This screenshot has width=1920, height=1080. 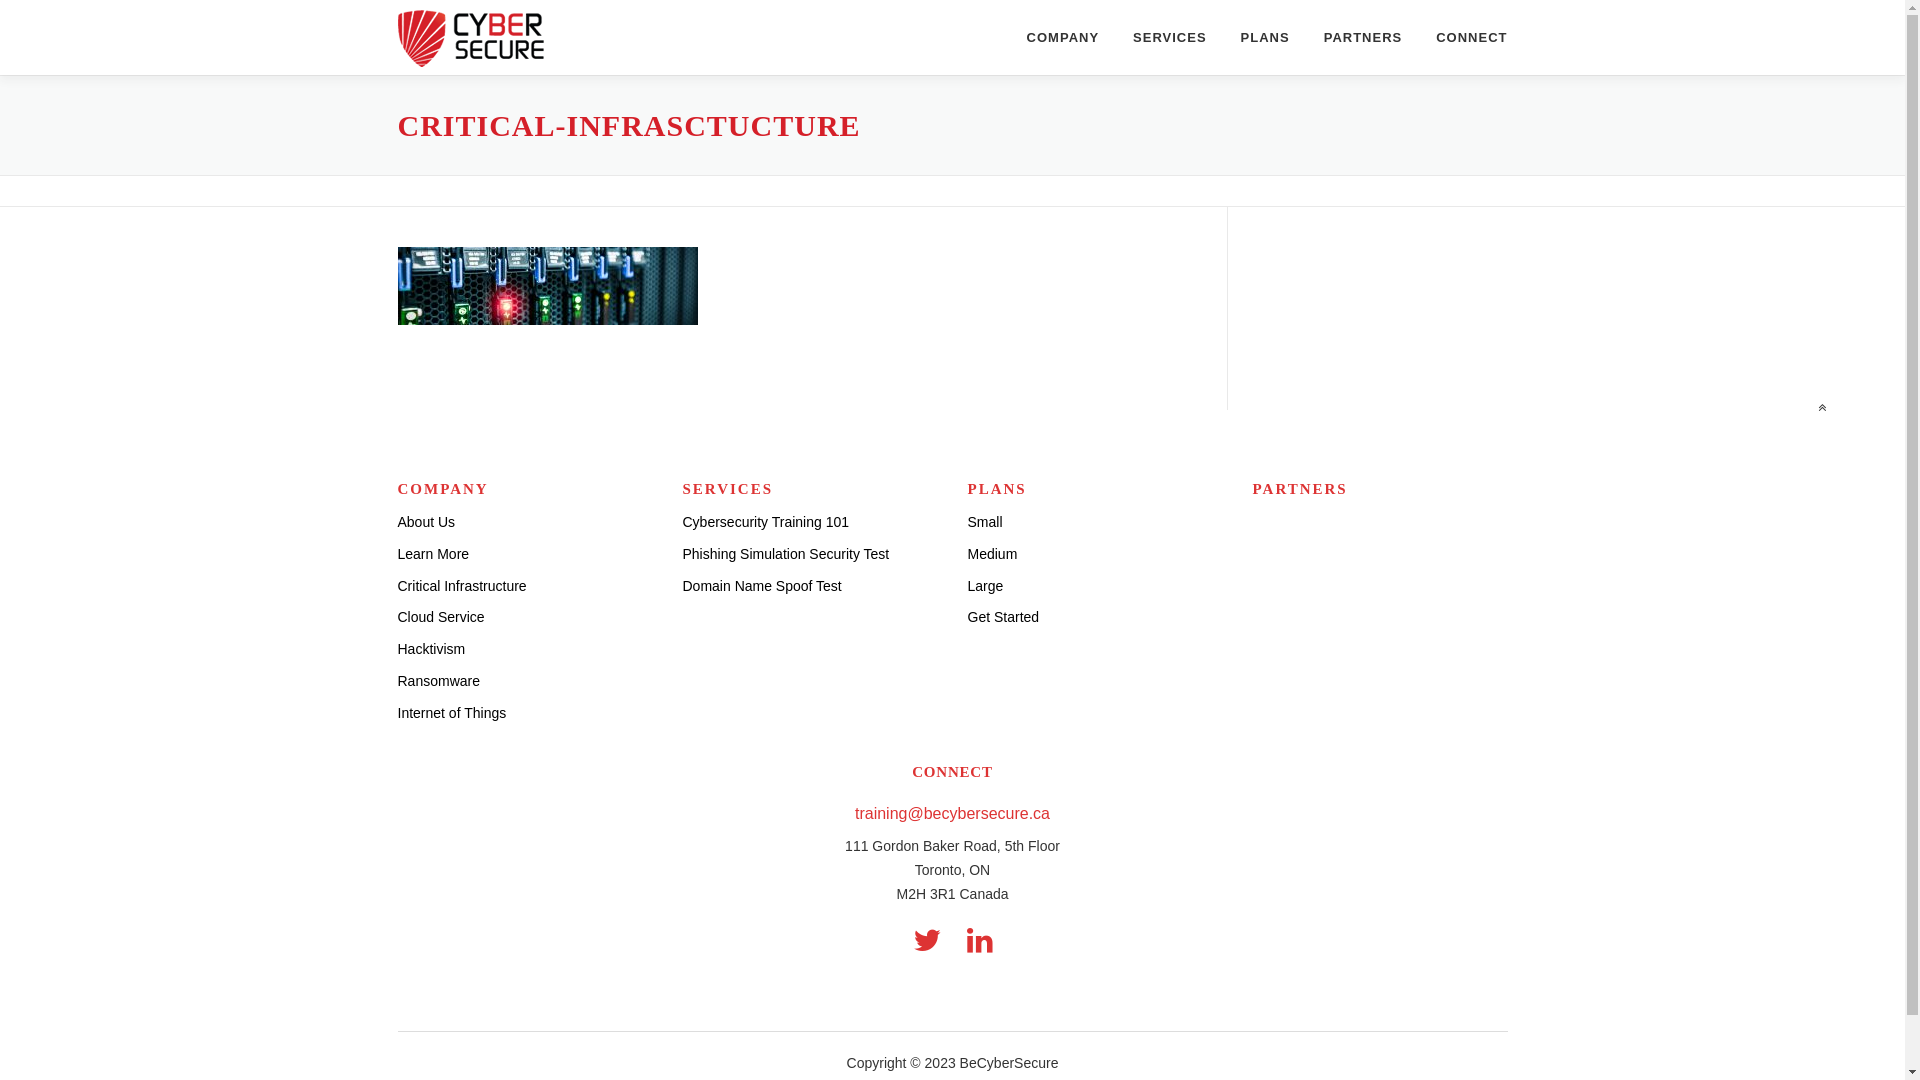 What do you see at coordinates (968, 616) in the screenshot?
I see `'Get Started'` at bounding box center [968, 616].